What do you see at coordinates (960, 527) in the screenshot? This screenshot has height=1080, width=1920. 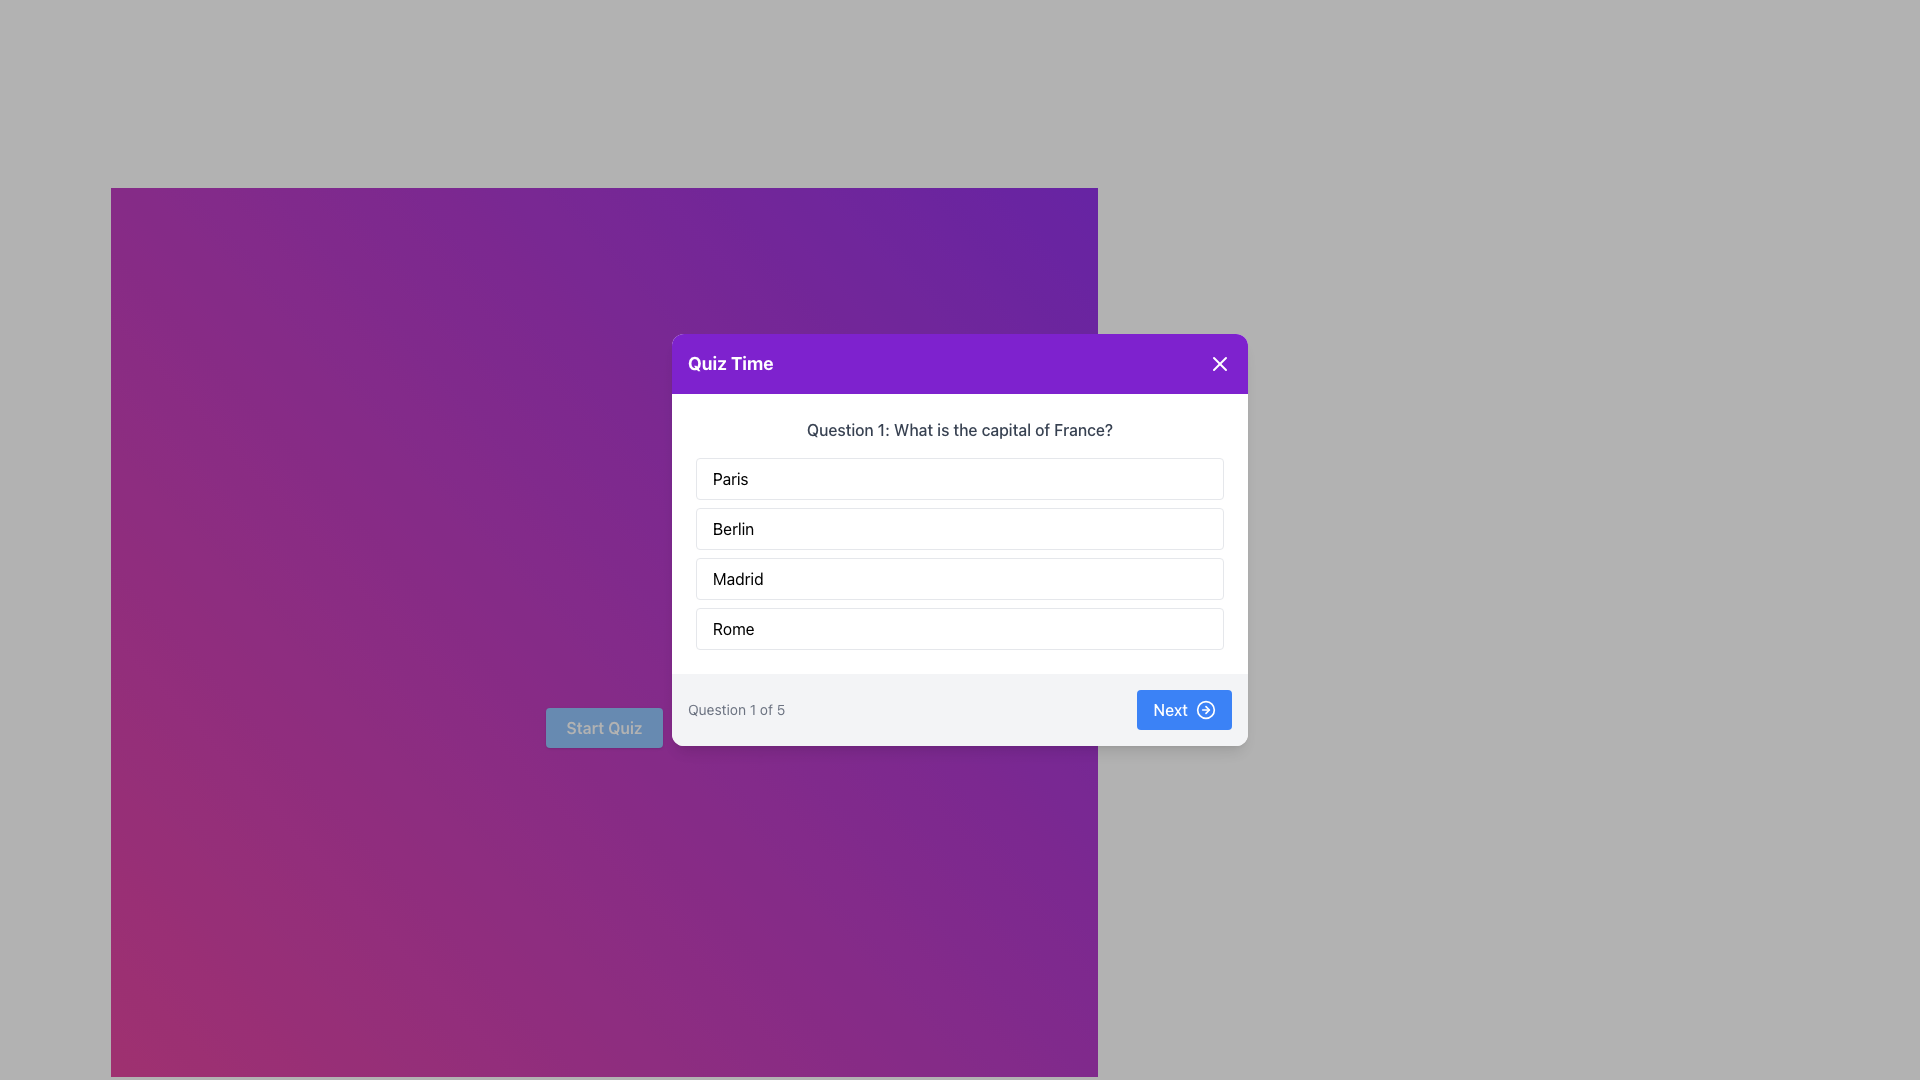 I see `the button labeled 'Berlin'` at bounding box center [960, 527].